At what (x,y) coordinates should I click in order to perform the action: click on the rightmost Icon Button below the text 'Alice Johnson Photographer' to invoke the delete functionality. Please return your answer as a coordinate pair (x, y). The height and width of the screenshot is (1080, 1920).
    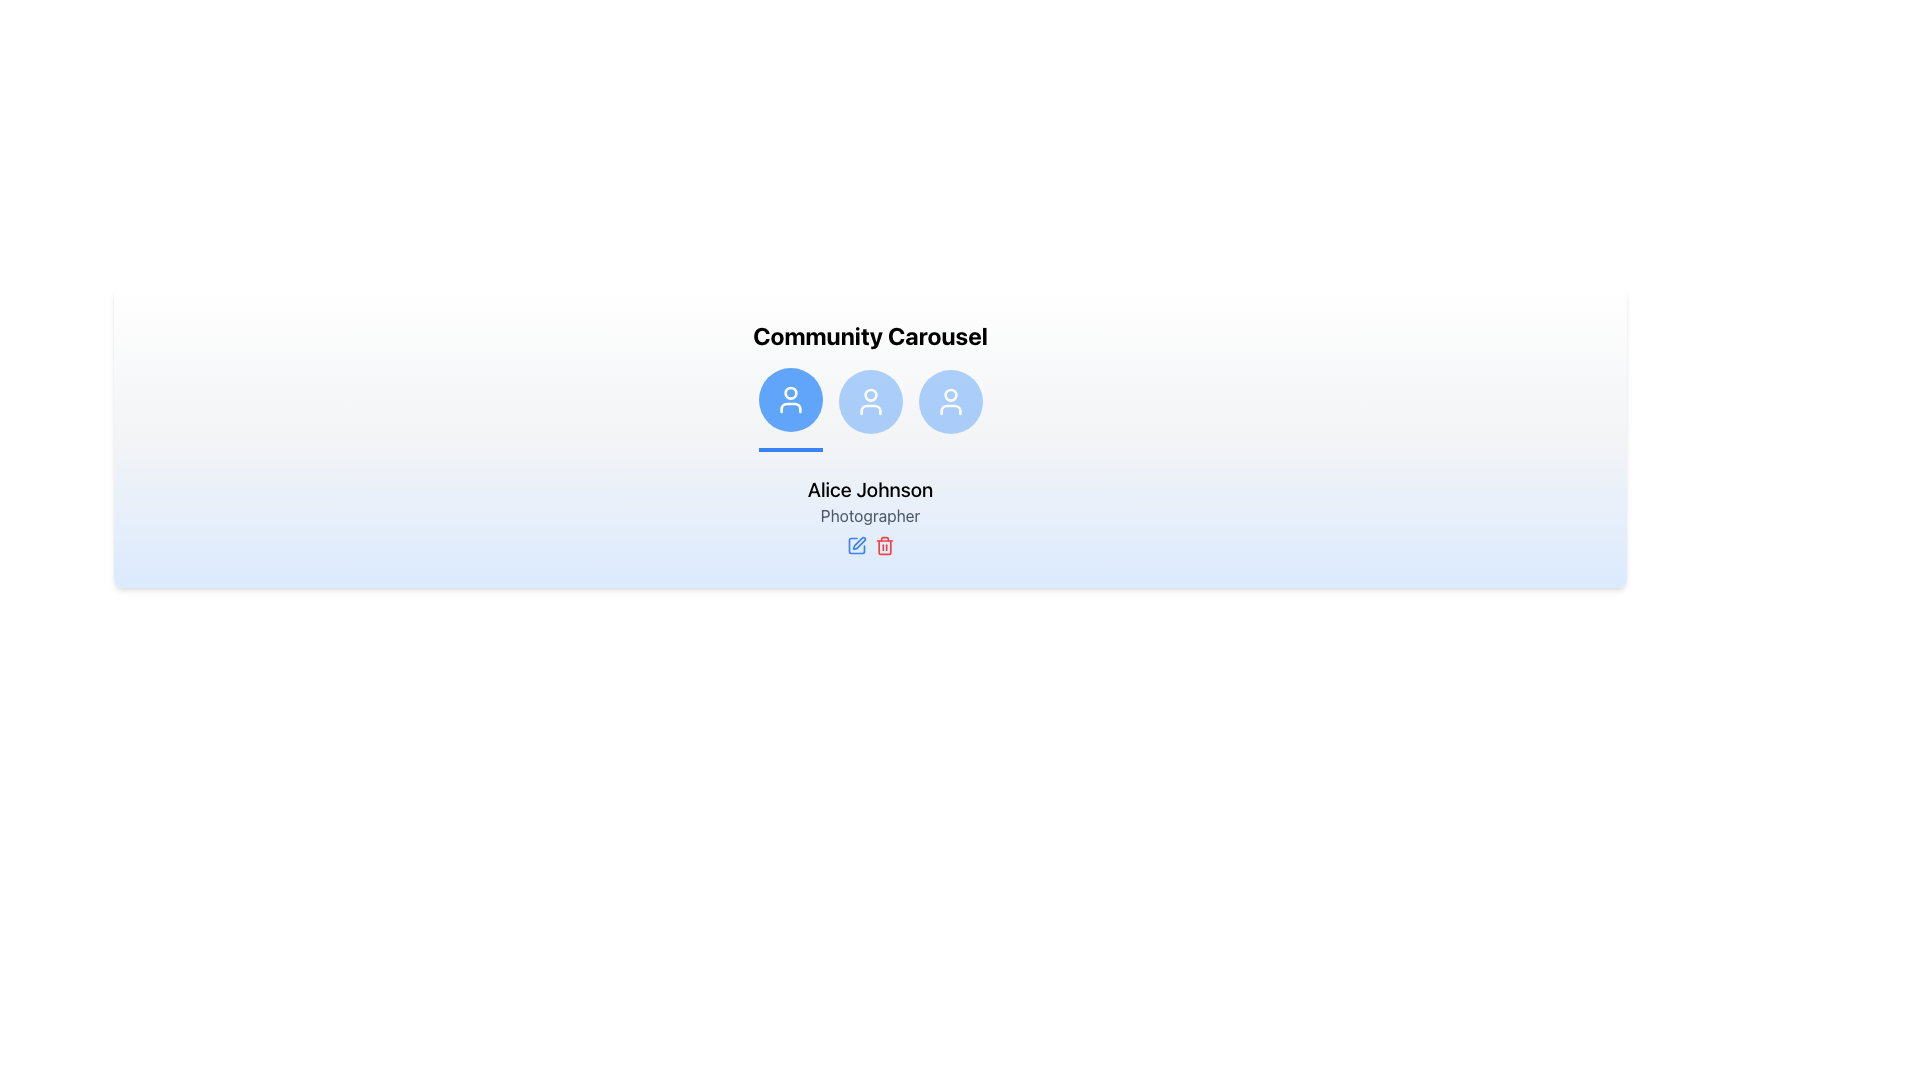
    Looking at the image, I should click on (883, 546).